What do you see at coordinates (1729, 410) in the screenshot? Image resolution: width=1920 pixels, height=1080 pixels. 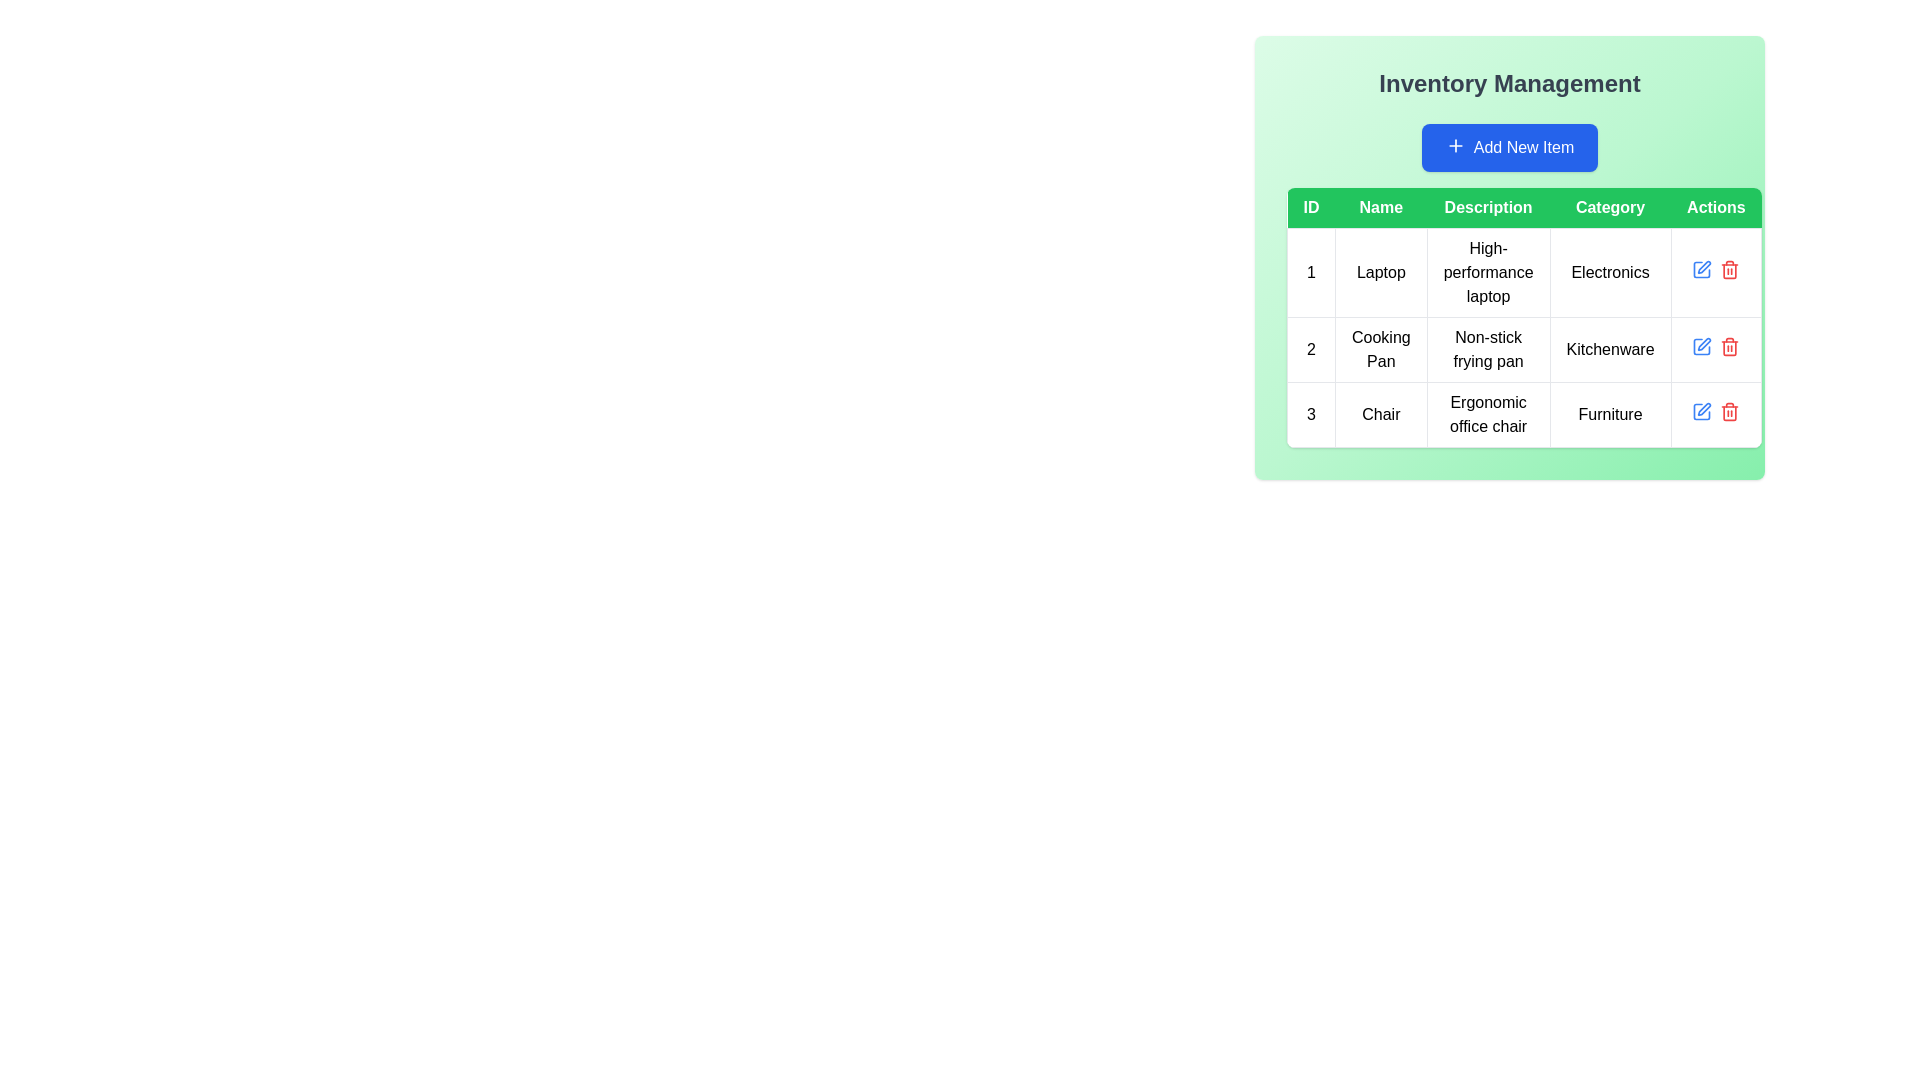 I see `the deletion button located in the 'Actions' column, which is the second icon in the third row of the table` at bounding box center [1729, 410].